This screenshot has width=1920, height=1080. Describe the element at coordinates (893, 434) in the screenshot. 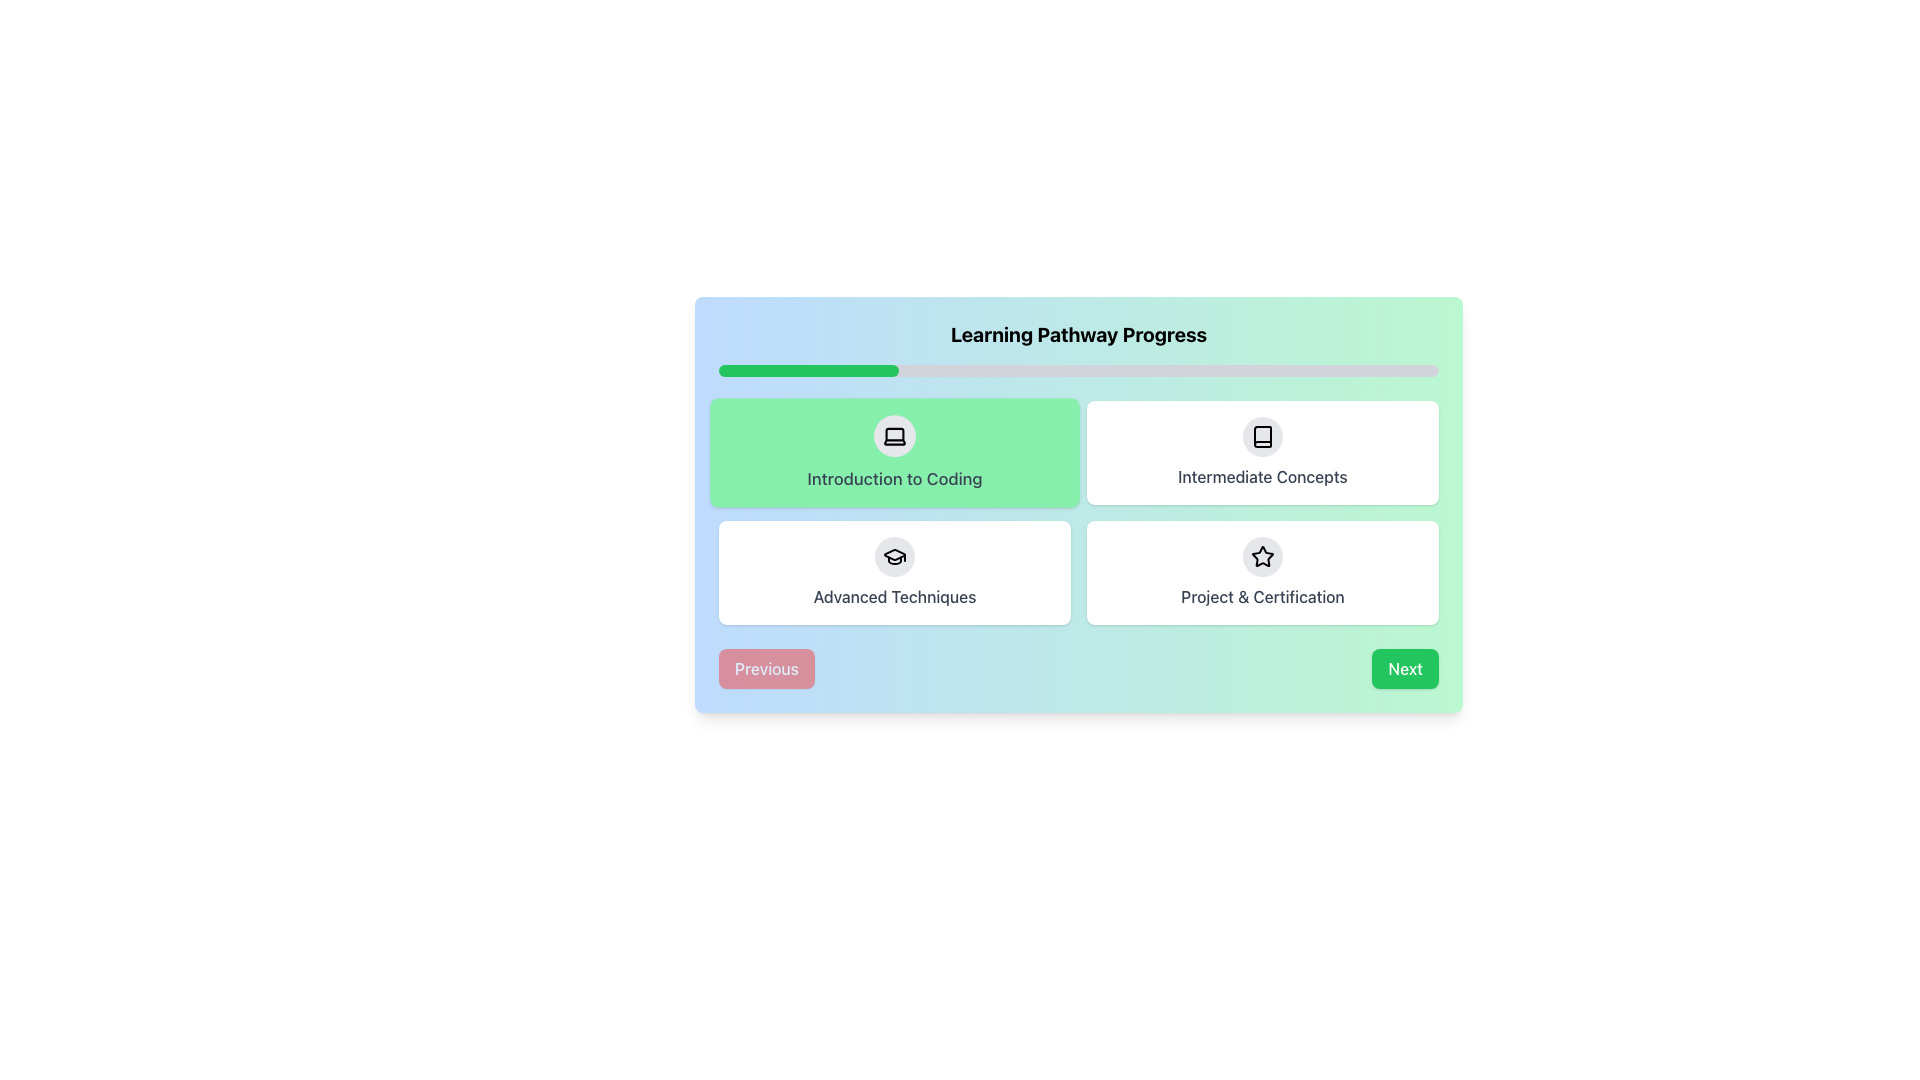

I see `the laptop icon within the green 'Introduction to Coding' button located in the top-left corner of the grid` at that location.